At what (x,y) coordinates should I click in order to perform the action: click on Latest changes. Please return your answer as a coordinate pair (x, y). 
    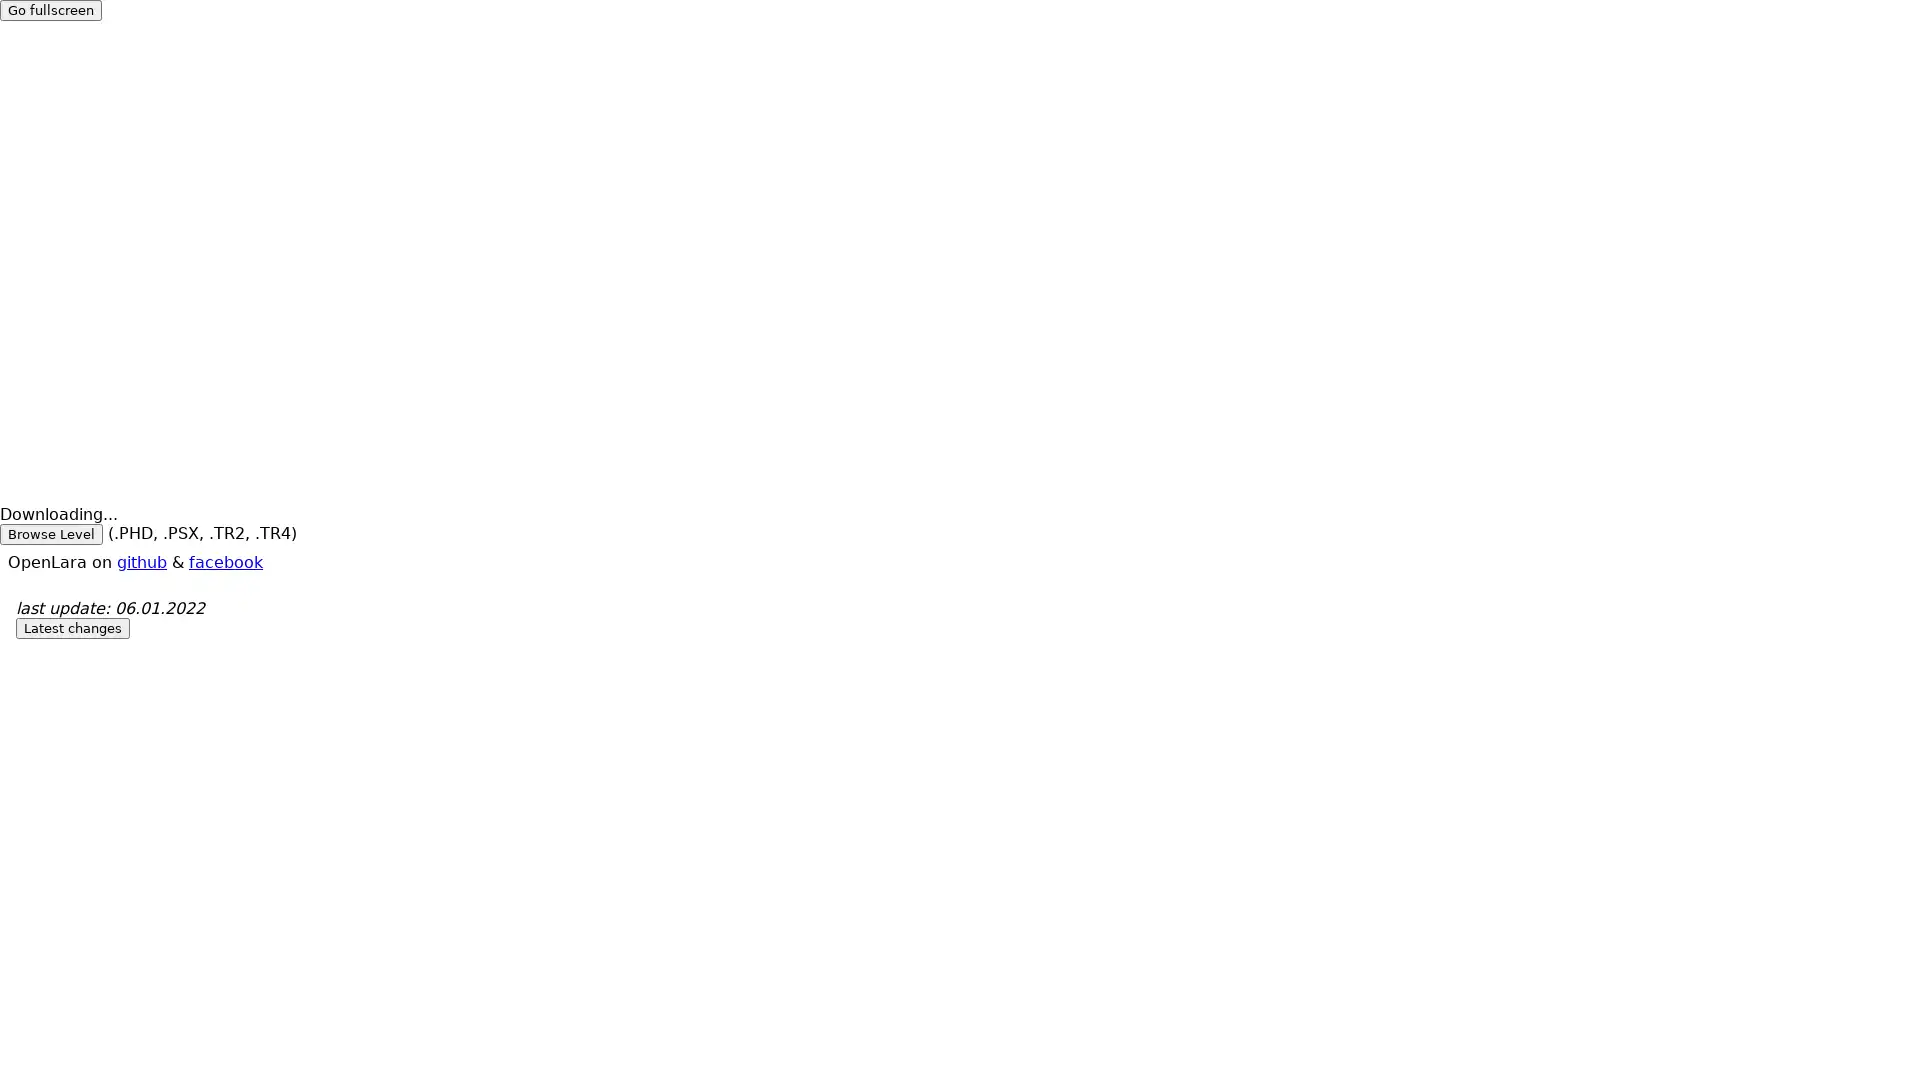
    Looking at the image, I should click on (72, 608).